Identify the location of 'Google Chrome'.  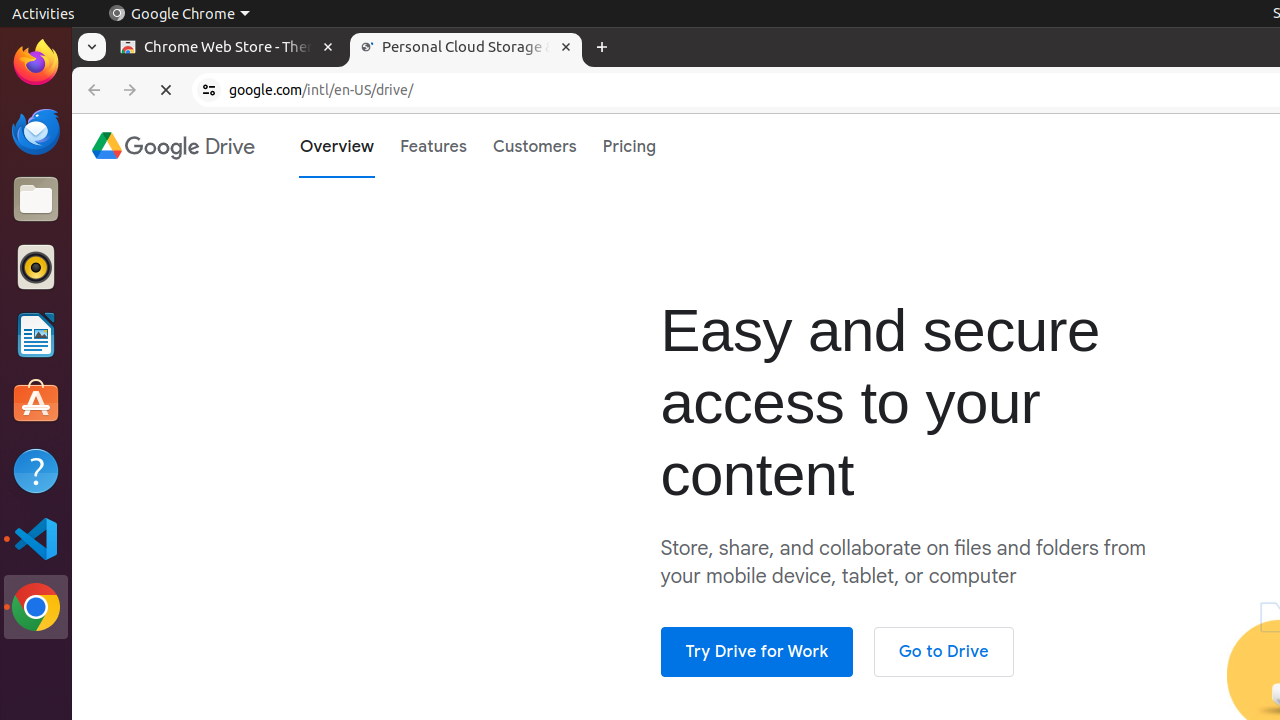
(178, 13).